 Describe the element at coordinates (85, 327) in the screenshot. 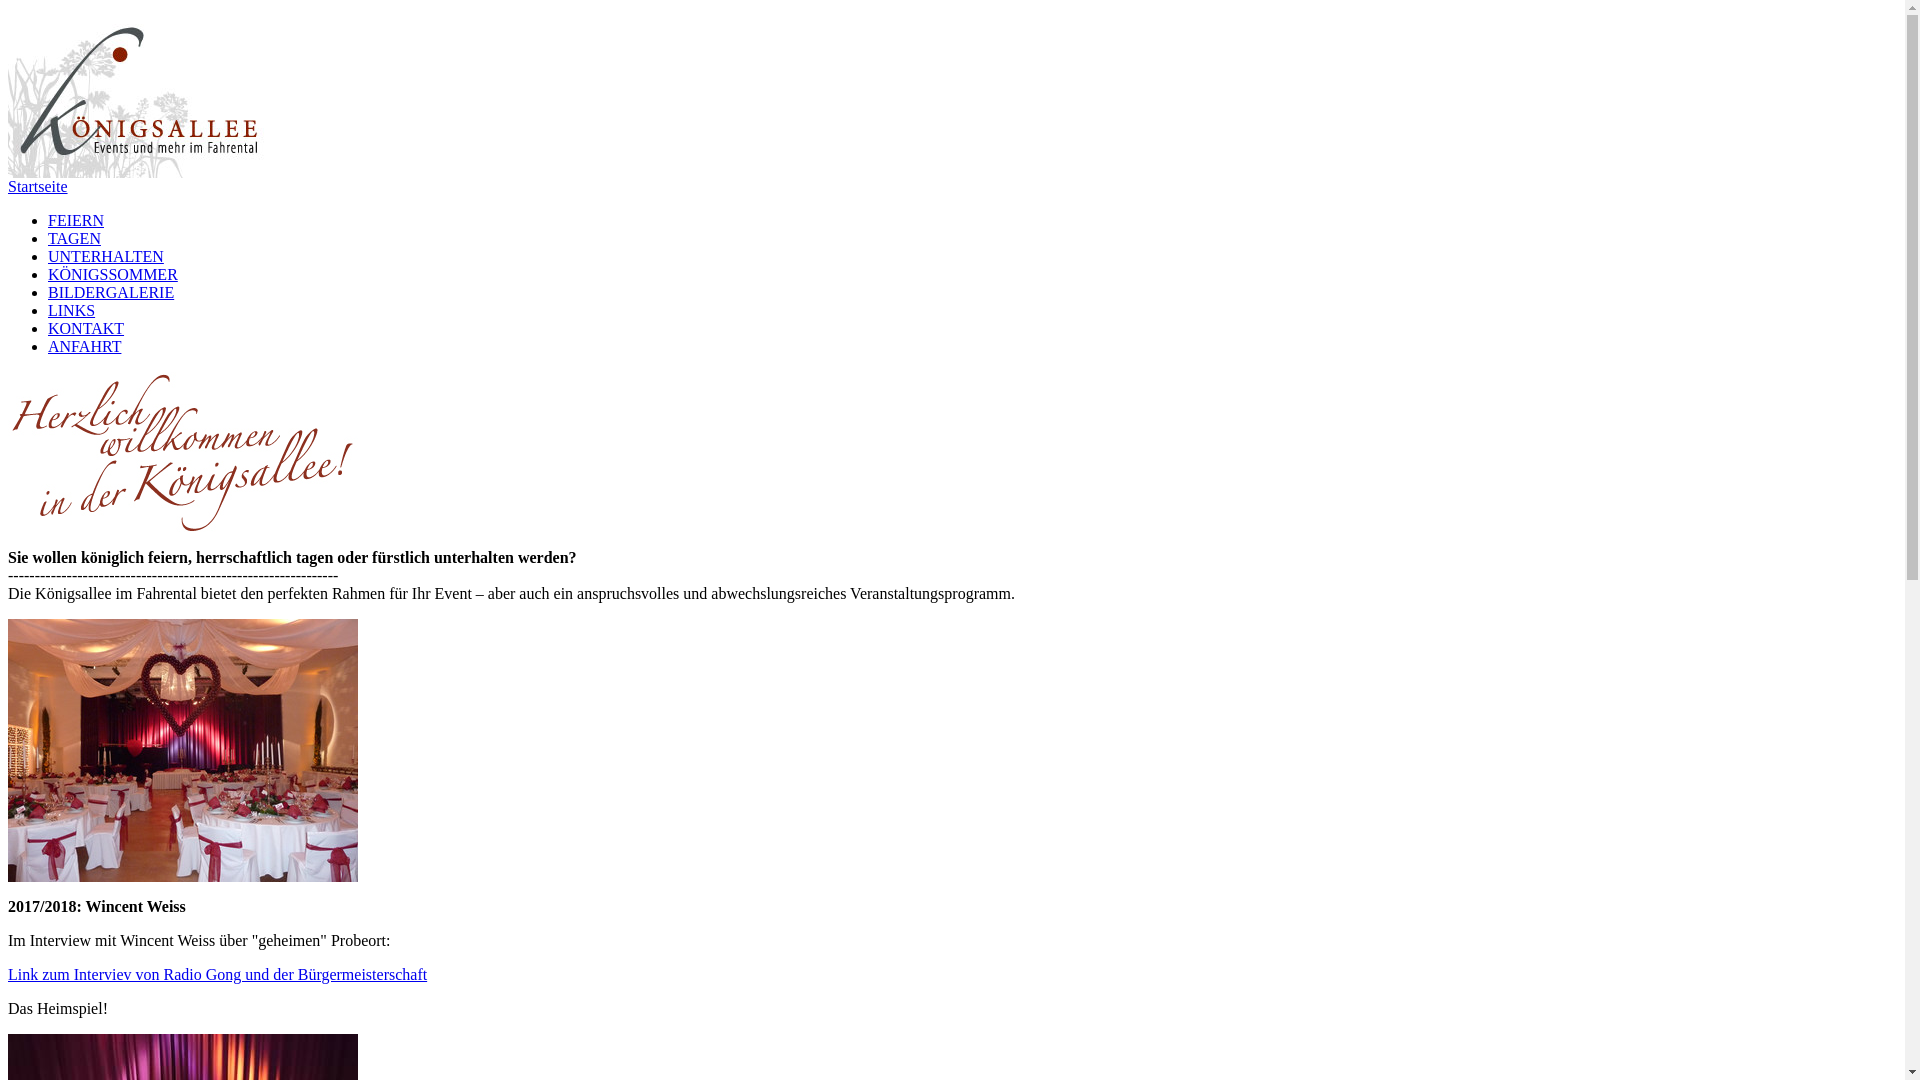

I see `'KONTAKT'` at that location.